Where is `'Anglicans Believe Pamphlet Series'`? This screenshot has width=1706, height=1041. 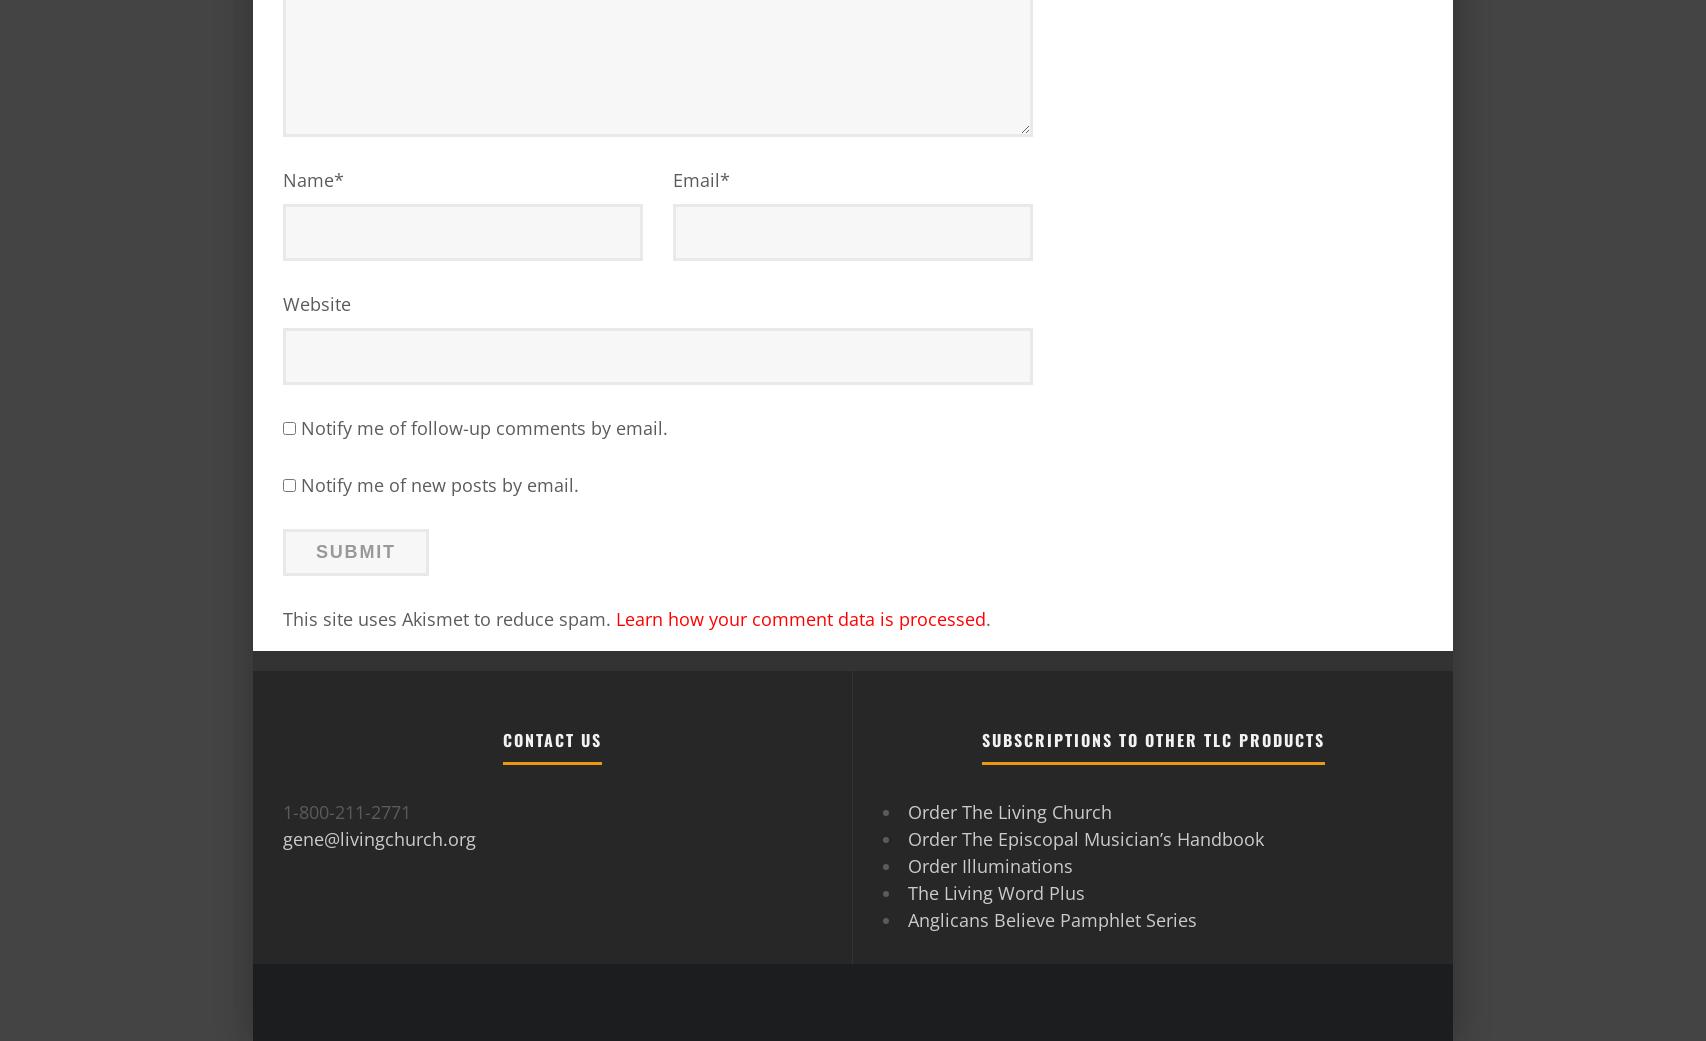
'Anglicans Believe Pamphlet Series' is located at coordinates (1052, 917).